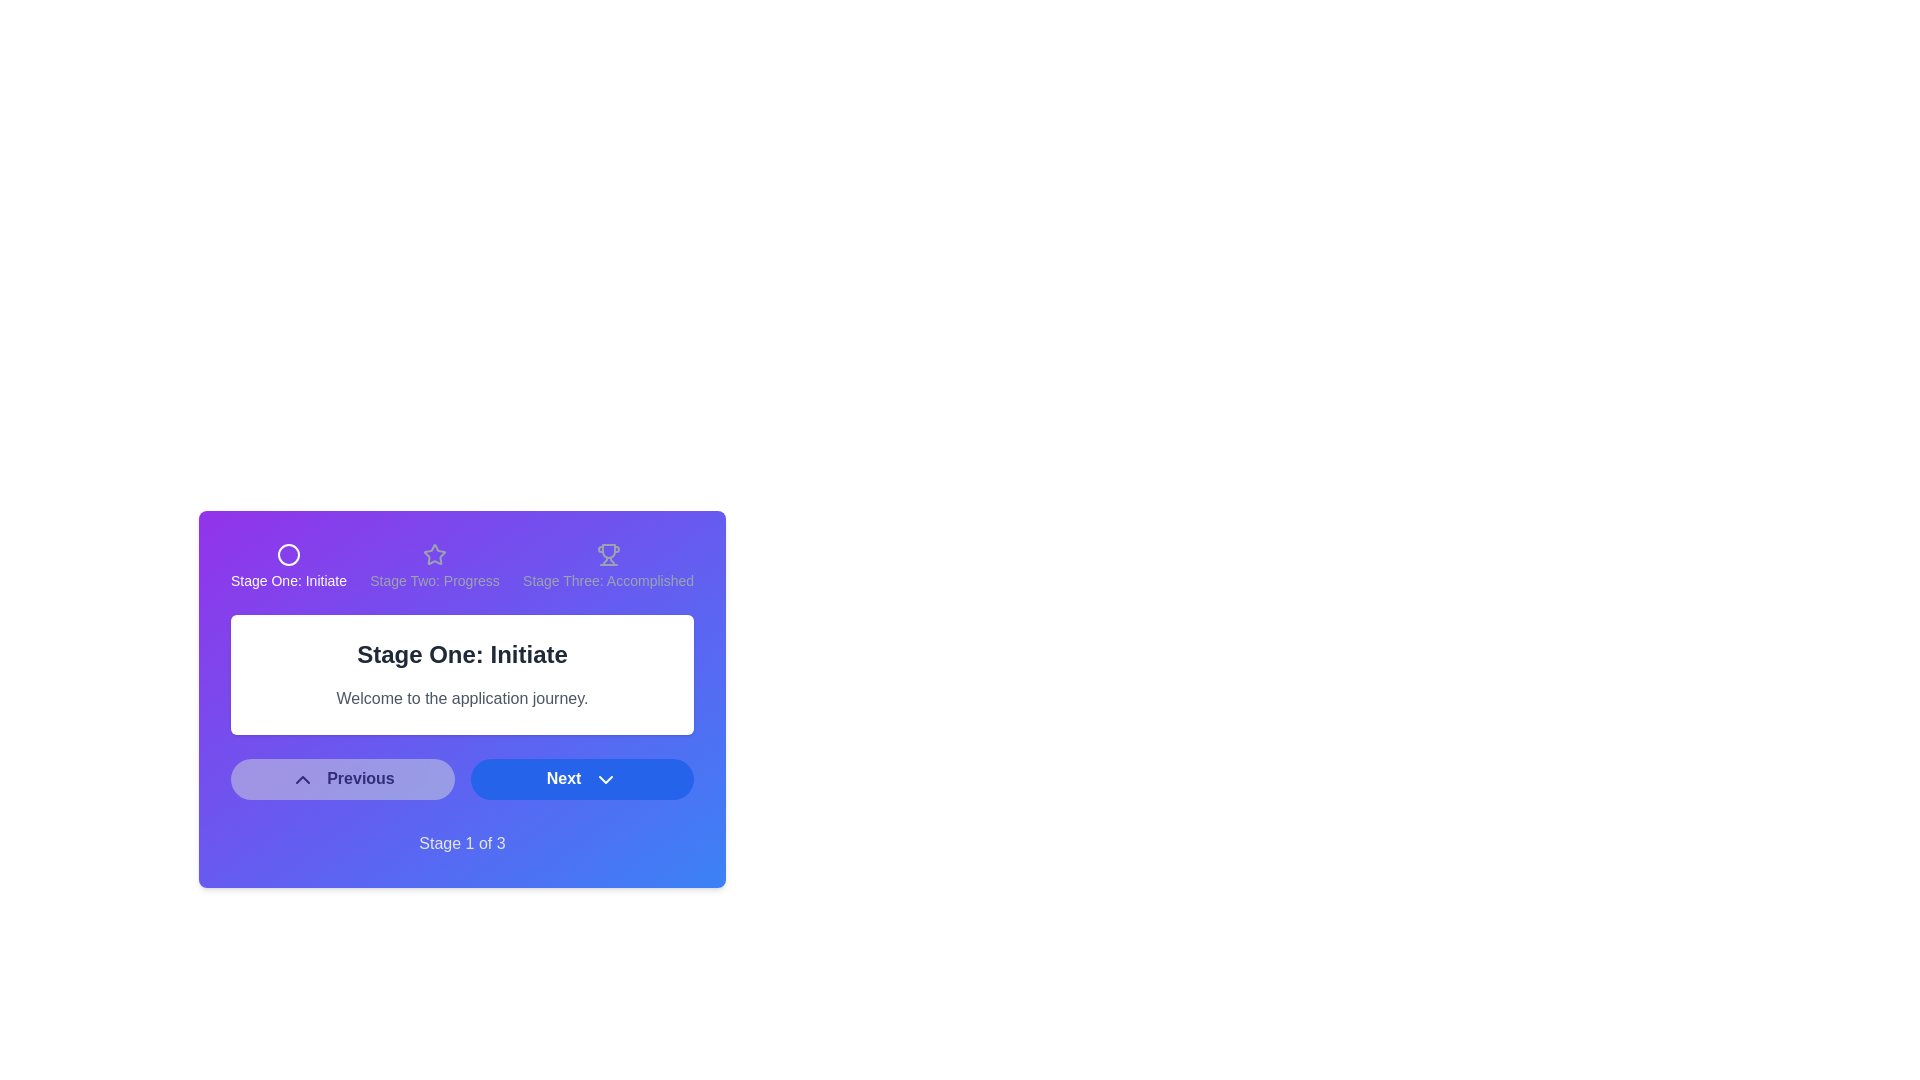 Image resolution: width=1920 pixels, height=1080 pixels. Describe the element at coordinates (581, 778) in the screenshot. I see `the blue button labeled 'Next' with rounded edges` at that location.